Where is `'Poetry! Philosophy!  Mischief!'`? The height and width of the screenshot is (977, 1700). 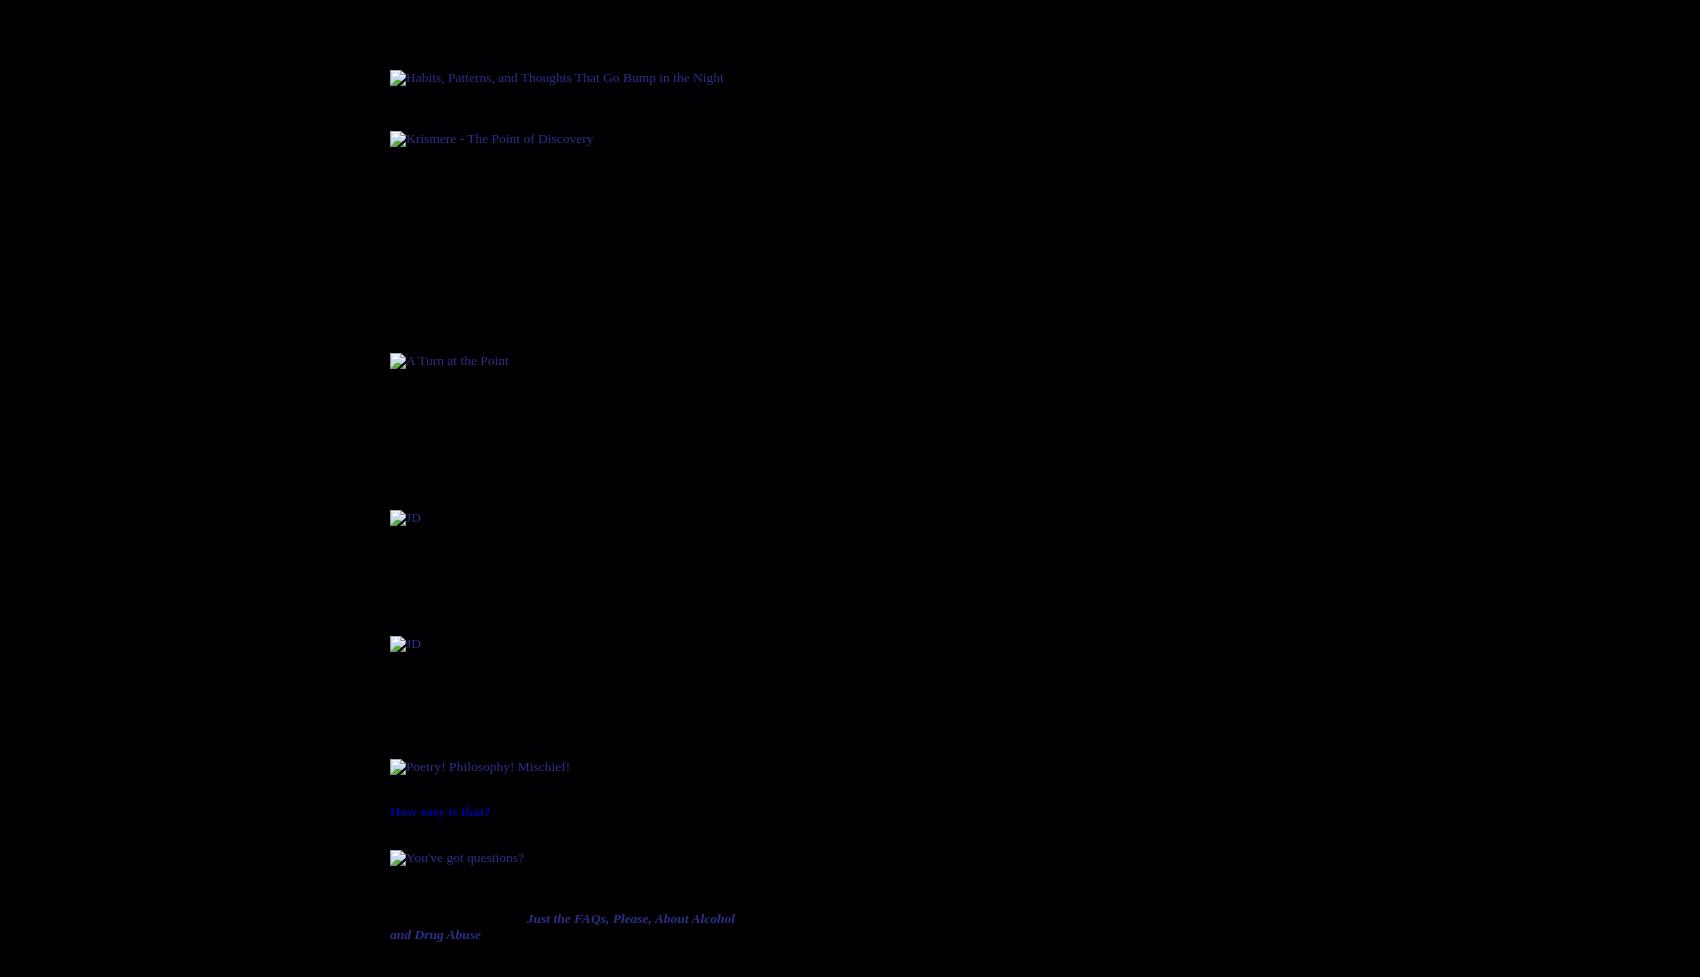
'Poetry! Philosophy!  Mischief!' is located at coordinates (506, 743).